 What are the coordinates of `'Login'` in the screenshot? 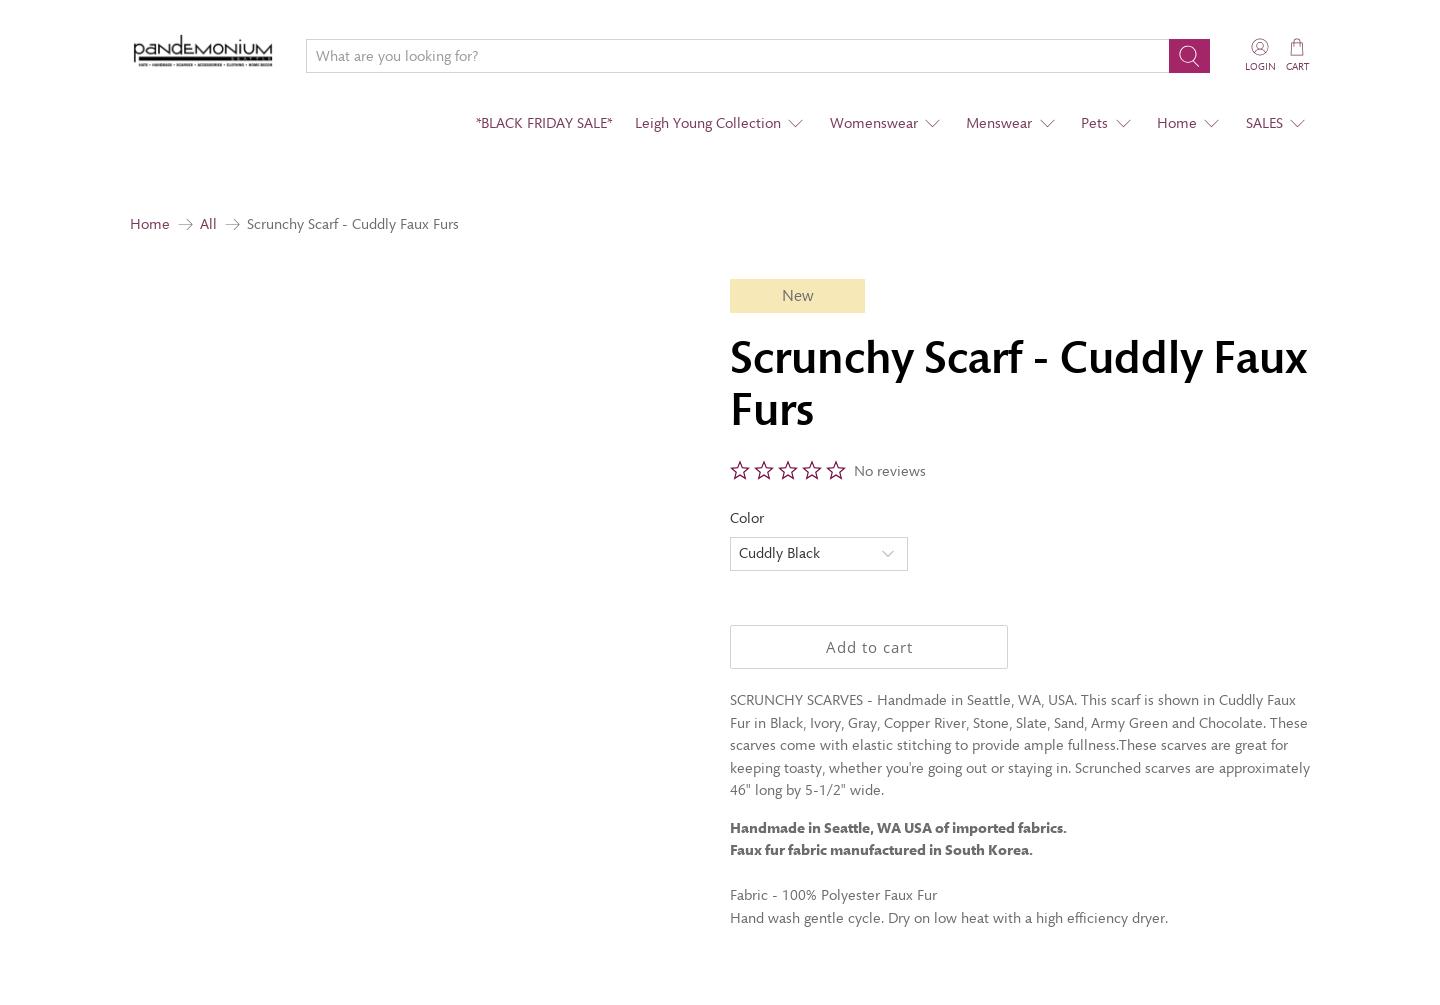 It's located at (1258, 65).